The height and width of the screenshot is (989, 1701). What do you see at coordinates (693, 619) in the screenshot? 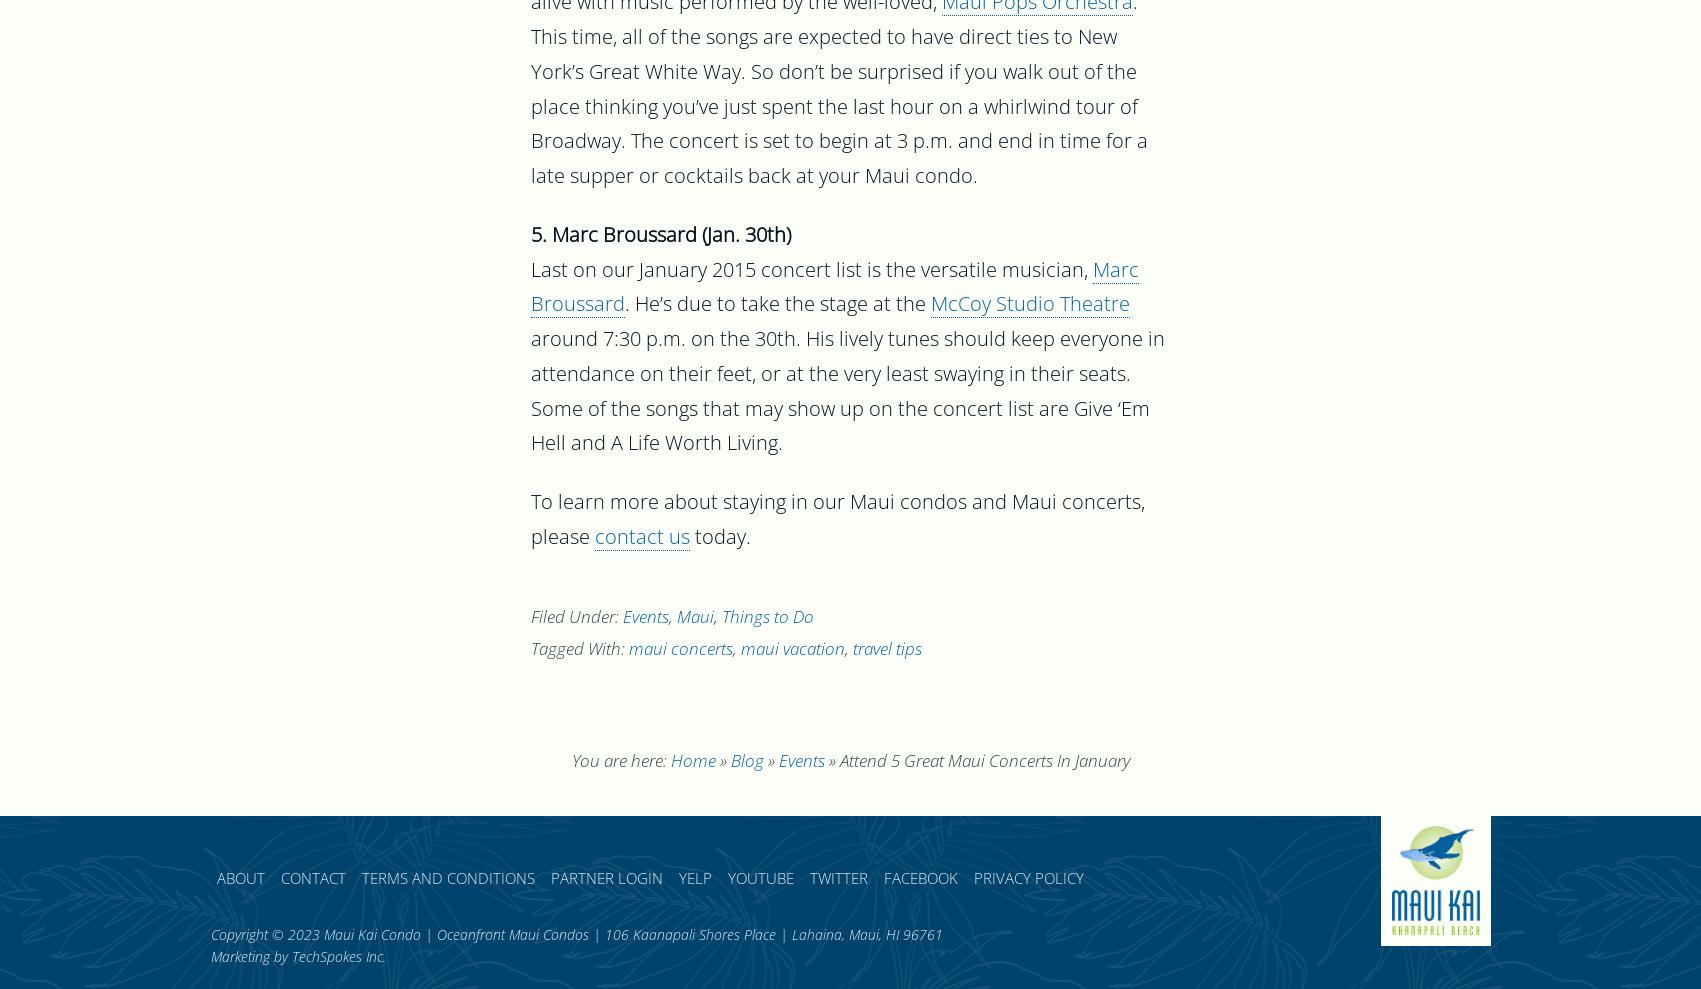
I see `'Maui'` at bounding box center [693, 619].